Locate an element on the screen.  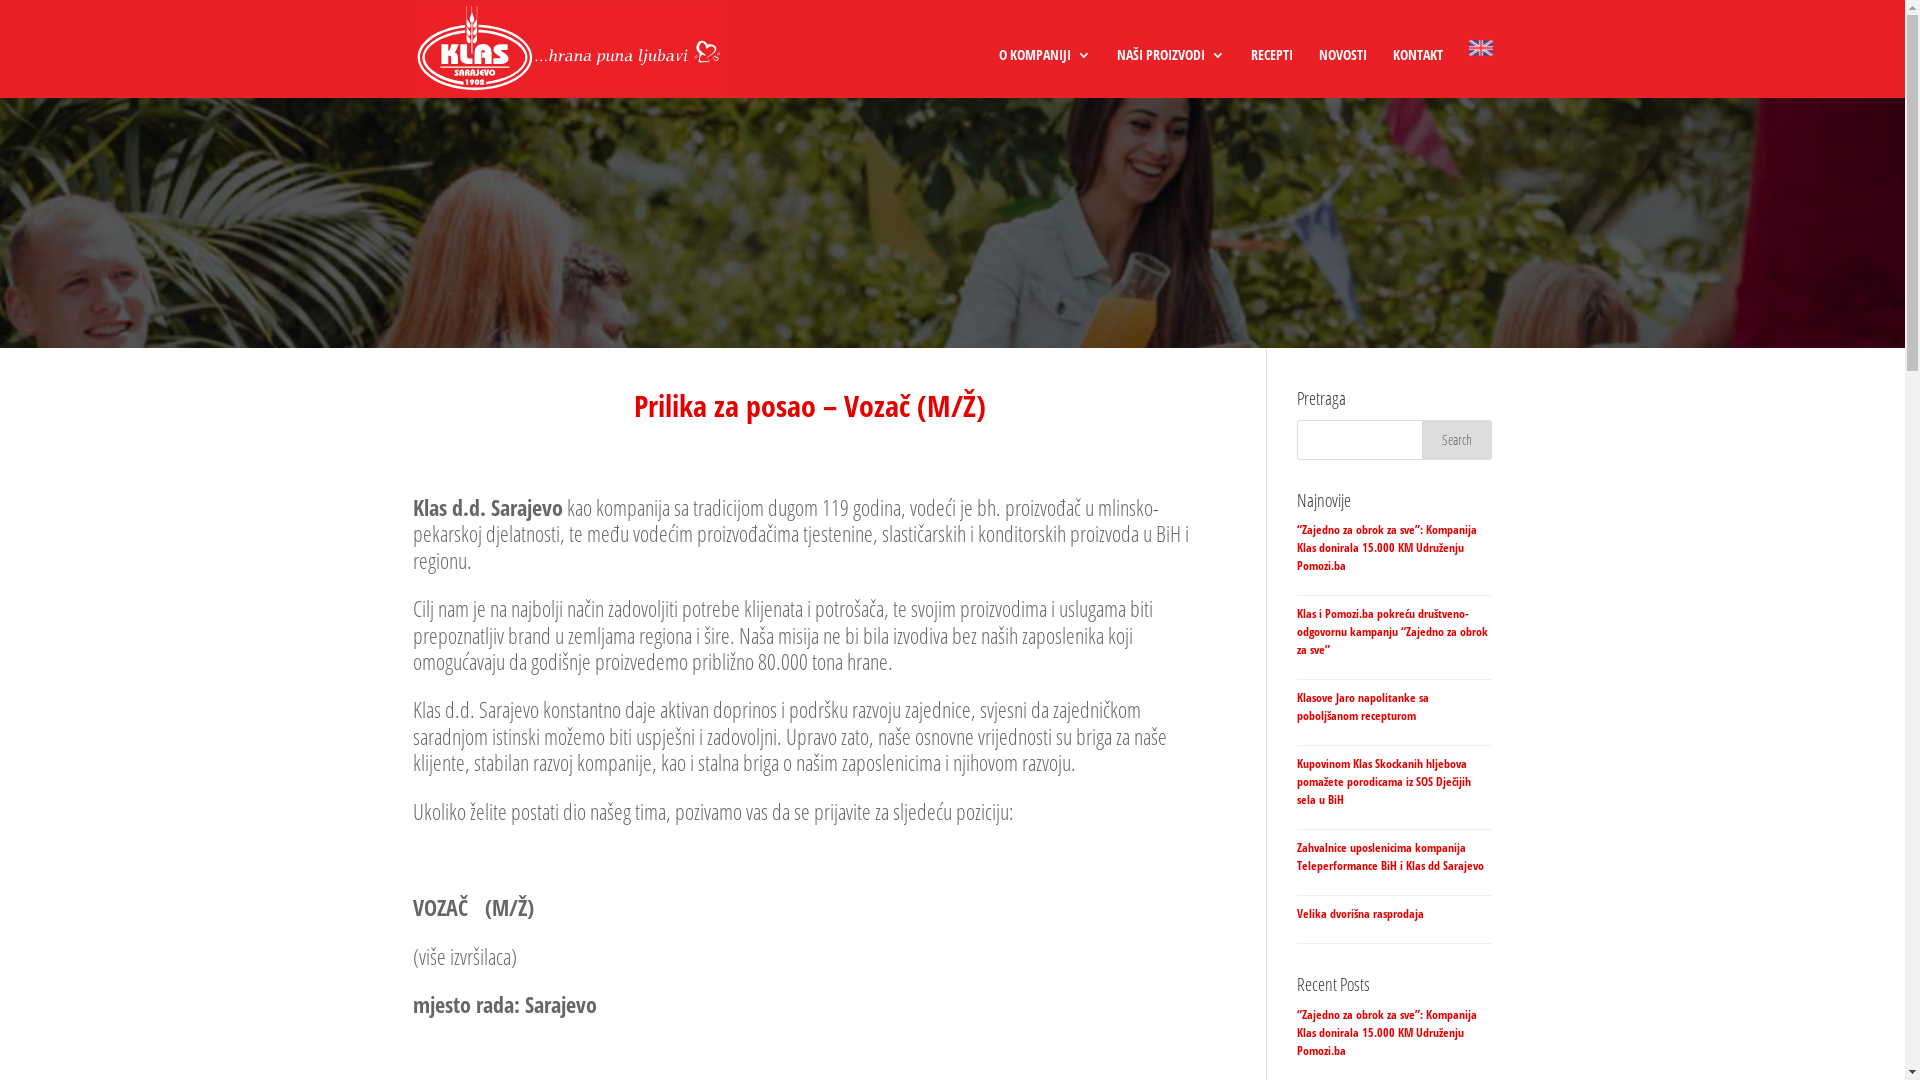
'NOVOSTI' is located at coordinates (1342, 72).